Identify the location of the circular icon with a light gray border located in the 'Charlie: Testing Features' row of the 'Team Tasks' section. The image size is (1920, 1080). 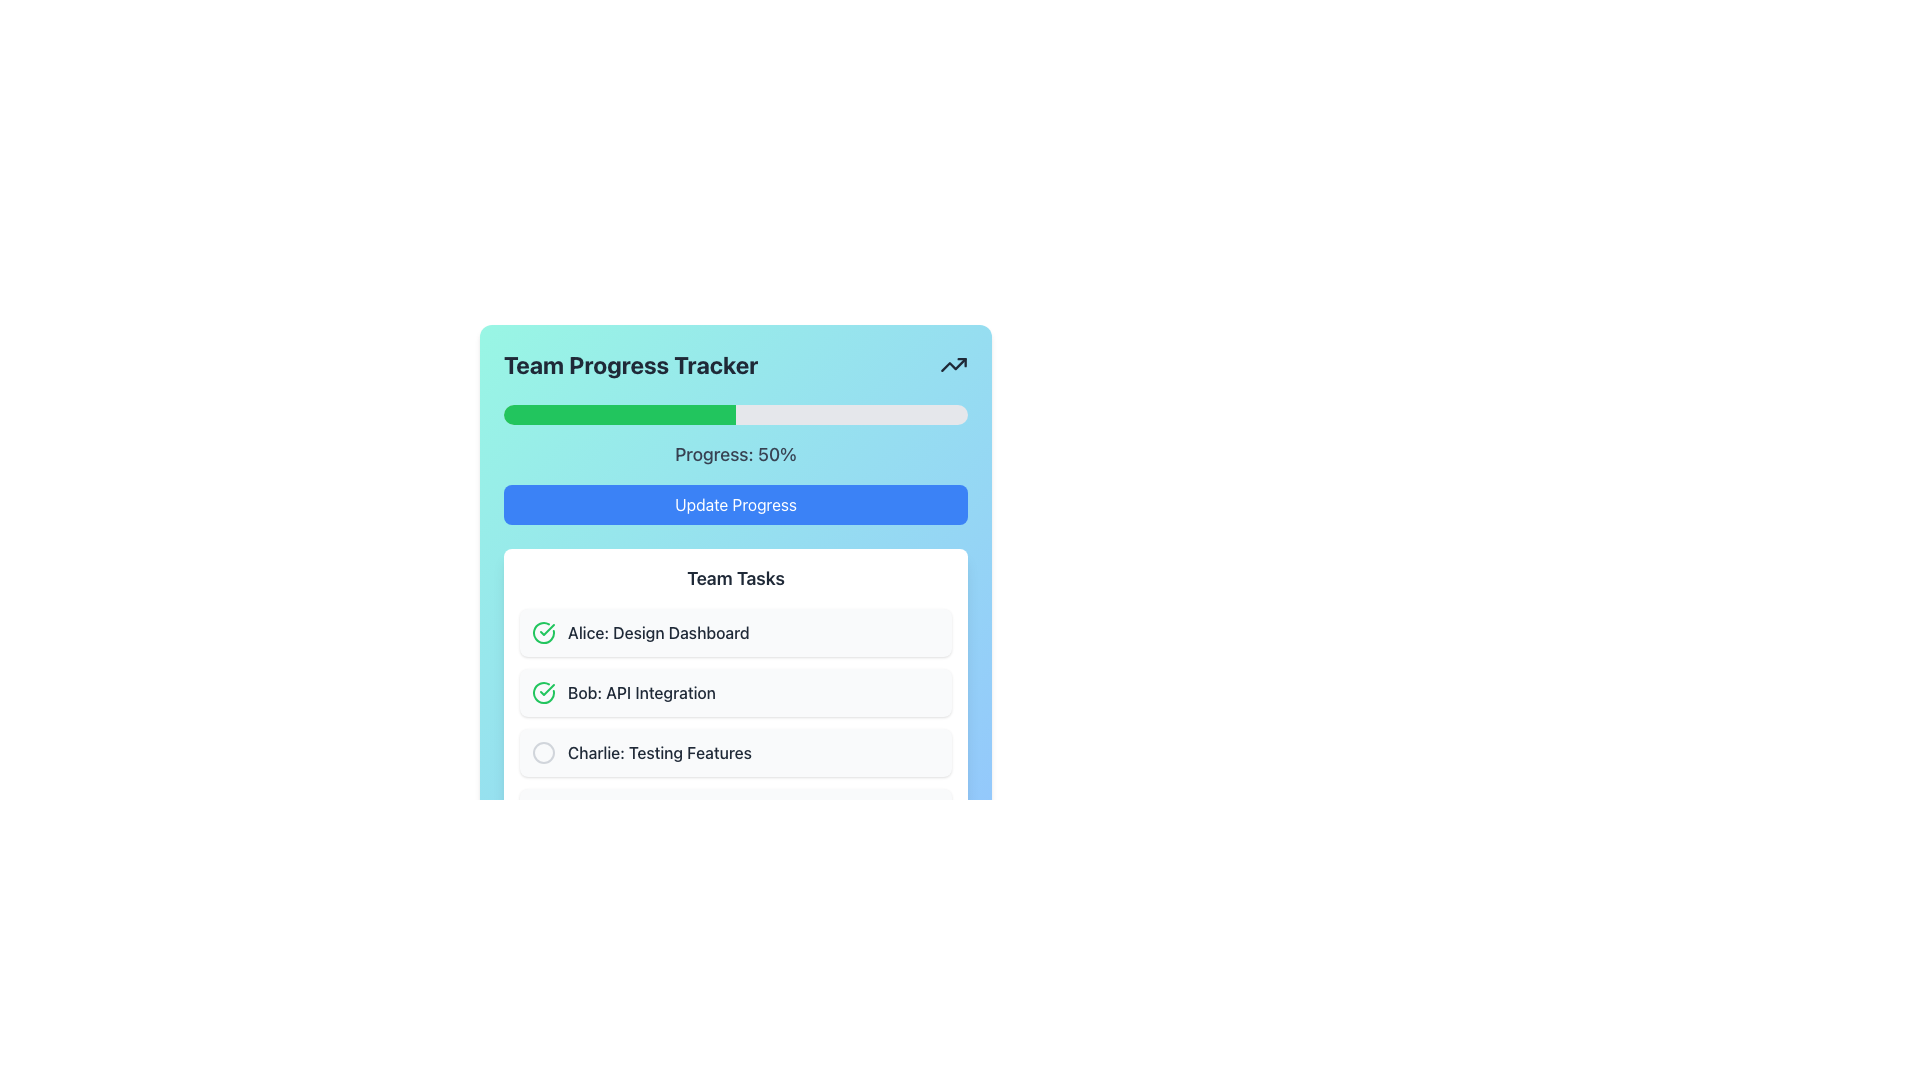
(543, 752).